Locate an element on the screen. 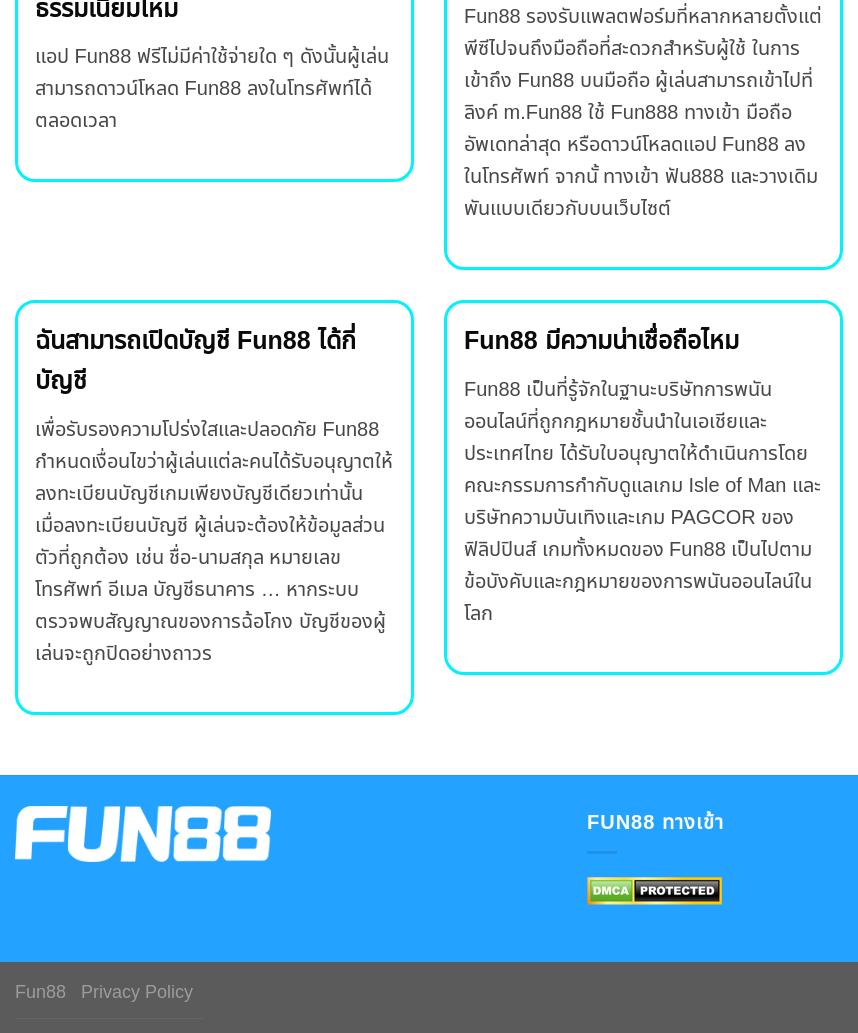 The image size is (858, 1033). 'Fun88 รองรับแพลตฟอร์มที่หลากหลายตั้งแต่พีซีไปจนถึงมือถือที่สะดวกสำหรับผู้ใช้ ในการเข้าถึง Fun88 บนมือถือ ผู้เล่นสามารถเข้าไปที่ลิงค์' is located at coordinates (642, 64).